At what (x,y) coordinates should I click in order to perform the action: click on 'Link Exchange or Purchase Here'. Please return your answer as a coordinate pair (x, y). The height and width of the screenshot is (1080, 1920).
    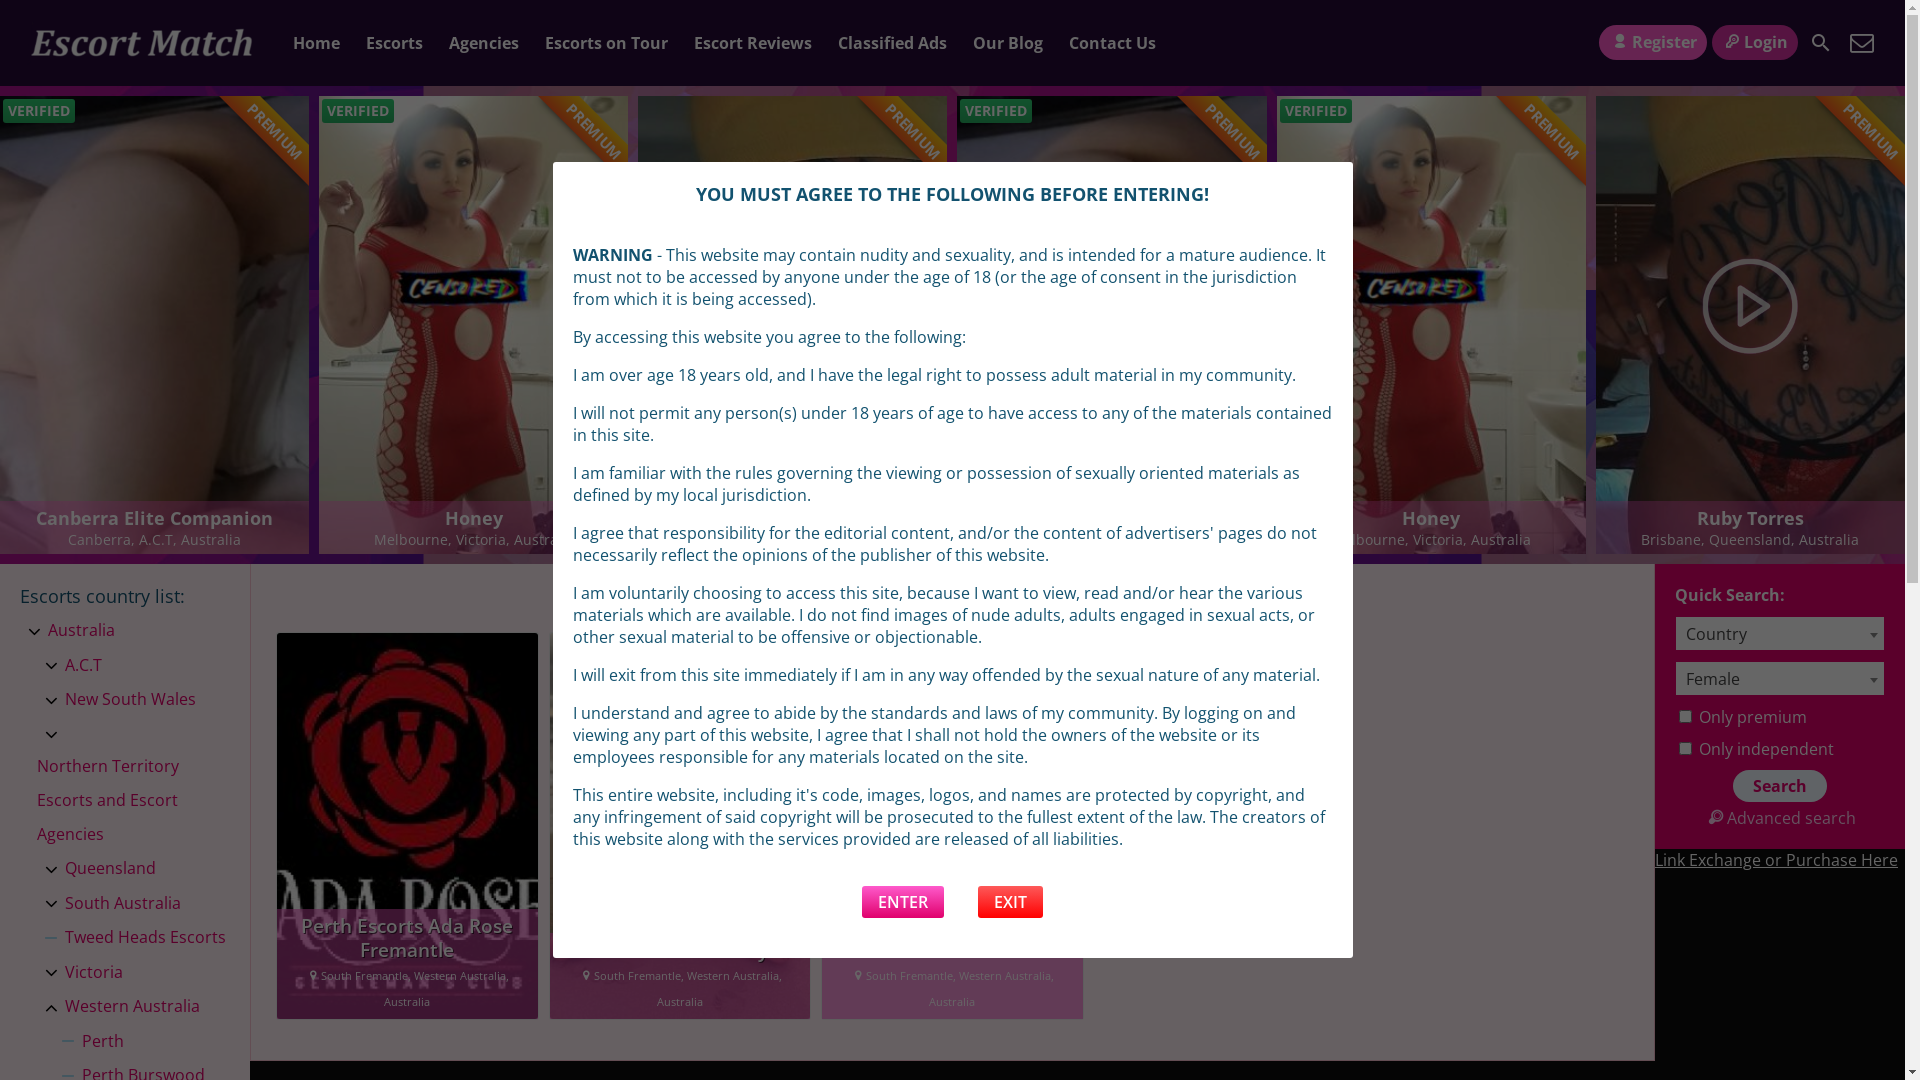
    Looking at the image, I should click on (1655, 859).